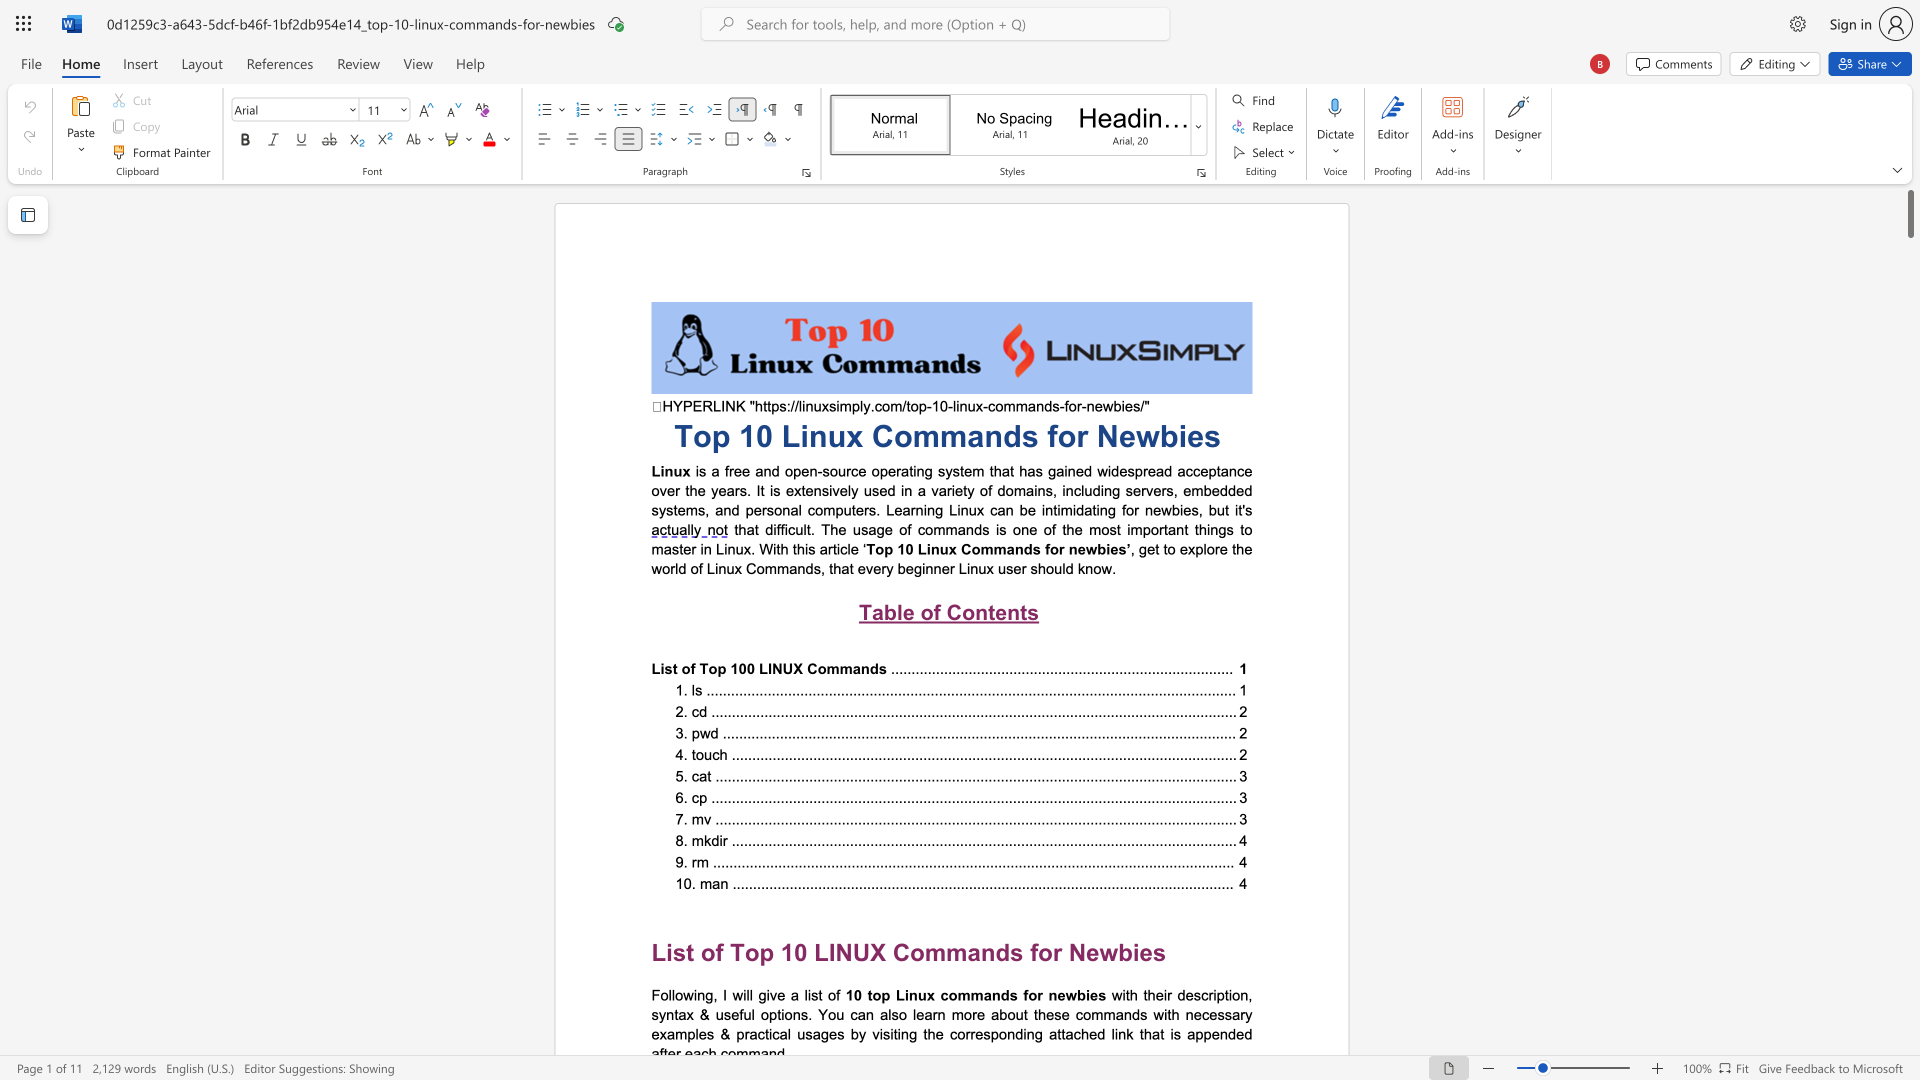 This screenshot has height=1080, width=1920. Describe the element at coordinates (705, 995) in the screenshot. I see `the subset text "g, I will giv" within the text "Following, I will give a list of"` at that location.